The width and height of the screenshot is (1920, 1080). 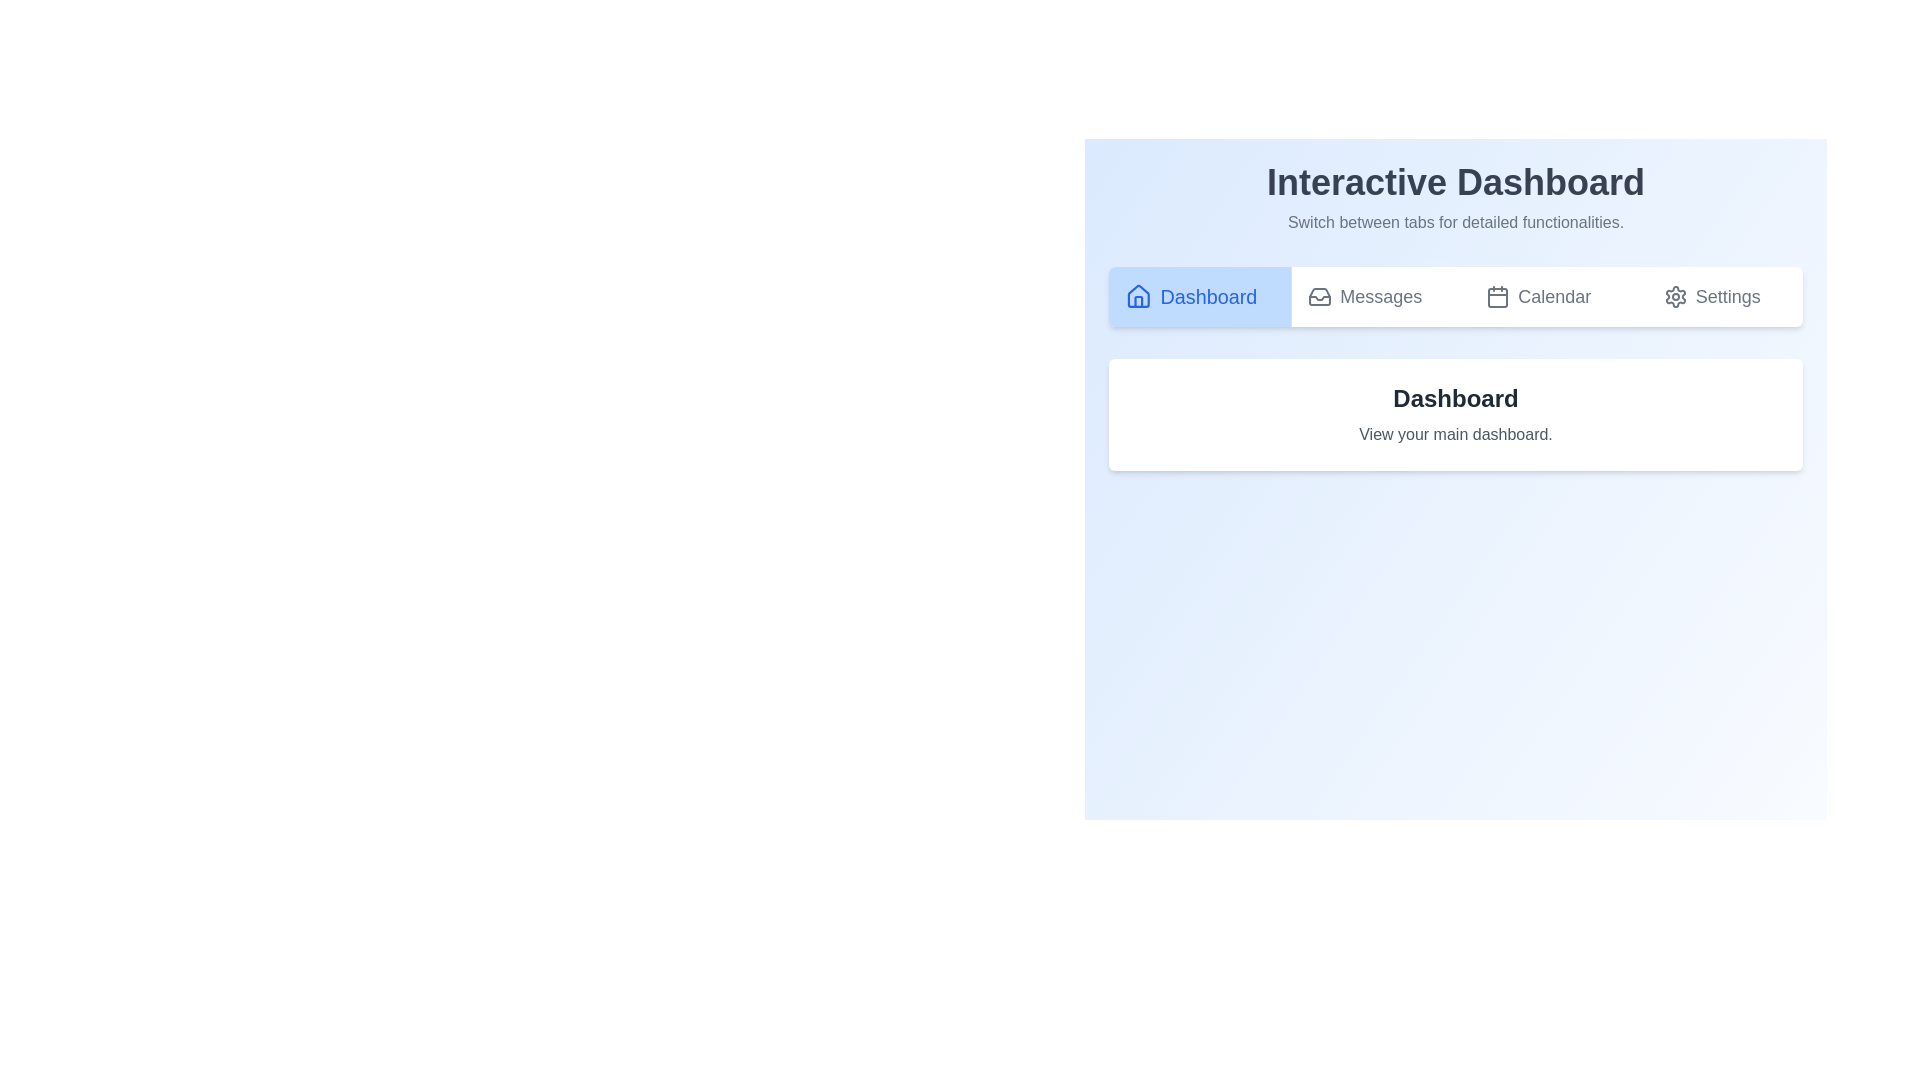 I want to click on the static text display at the top-middle of the interface, which serves as a header for the navigation buttons below, so click(x=1455, y=199).